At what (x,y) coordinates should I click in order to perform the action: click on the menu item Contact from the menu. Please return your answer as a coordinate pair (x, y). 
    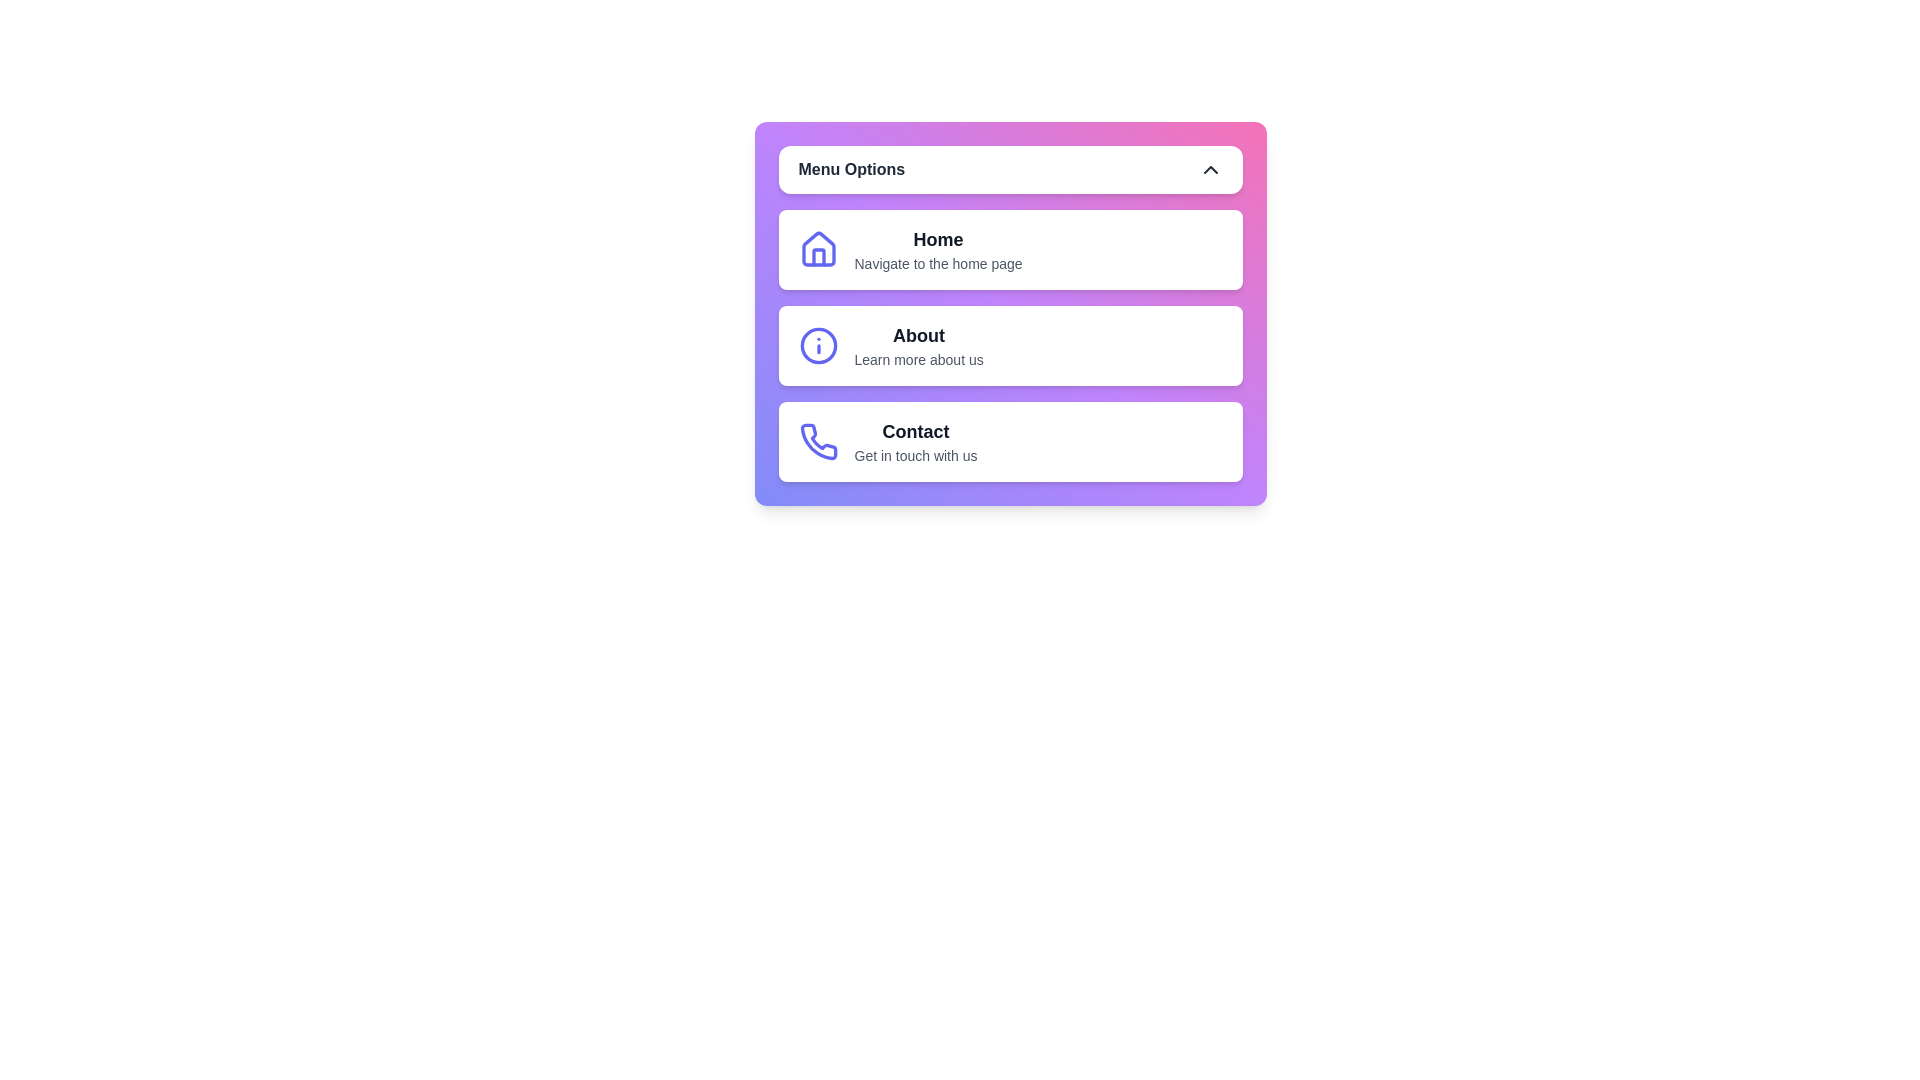
    Looking at the image, I should click on (1010, 441).